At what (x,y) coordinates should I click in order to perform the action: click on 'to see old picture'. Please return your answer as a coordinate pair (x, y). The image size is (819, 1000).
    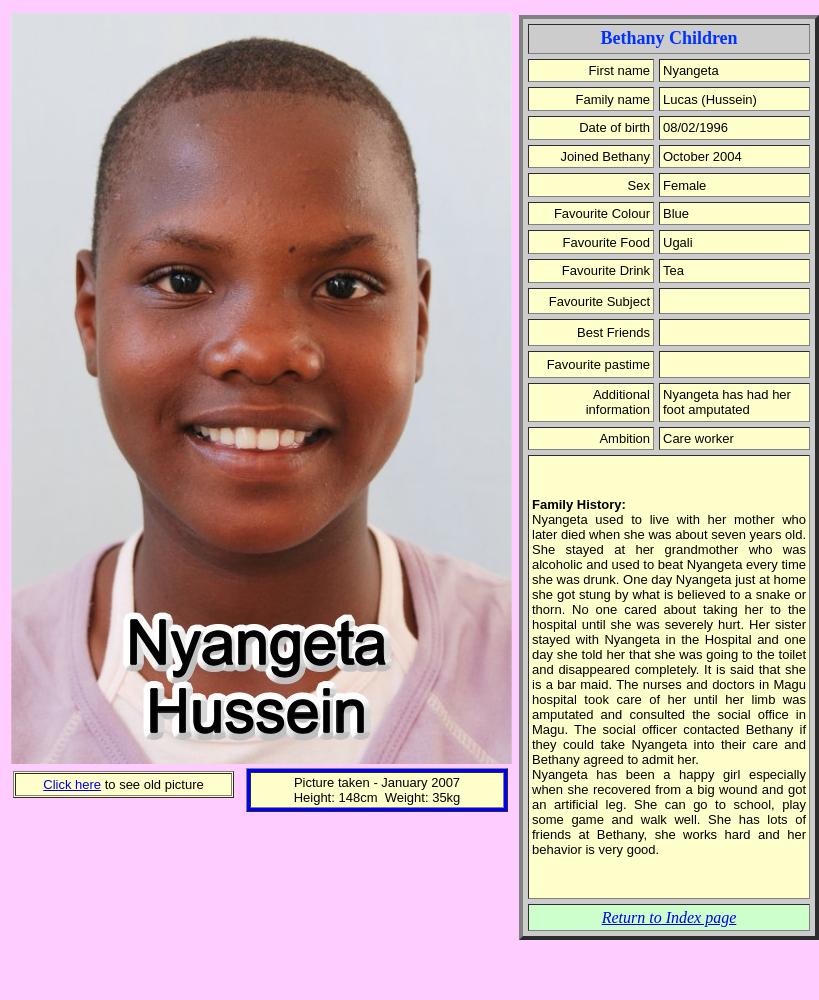
    Looking at the image, I should click on (100, 784).